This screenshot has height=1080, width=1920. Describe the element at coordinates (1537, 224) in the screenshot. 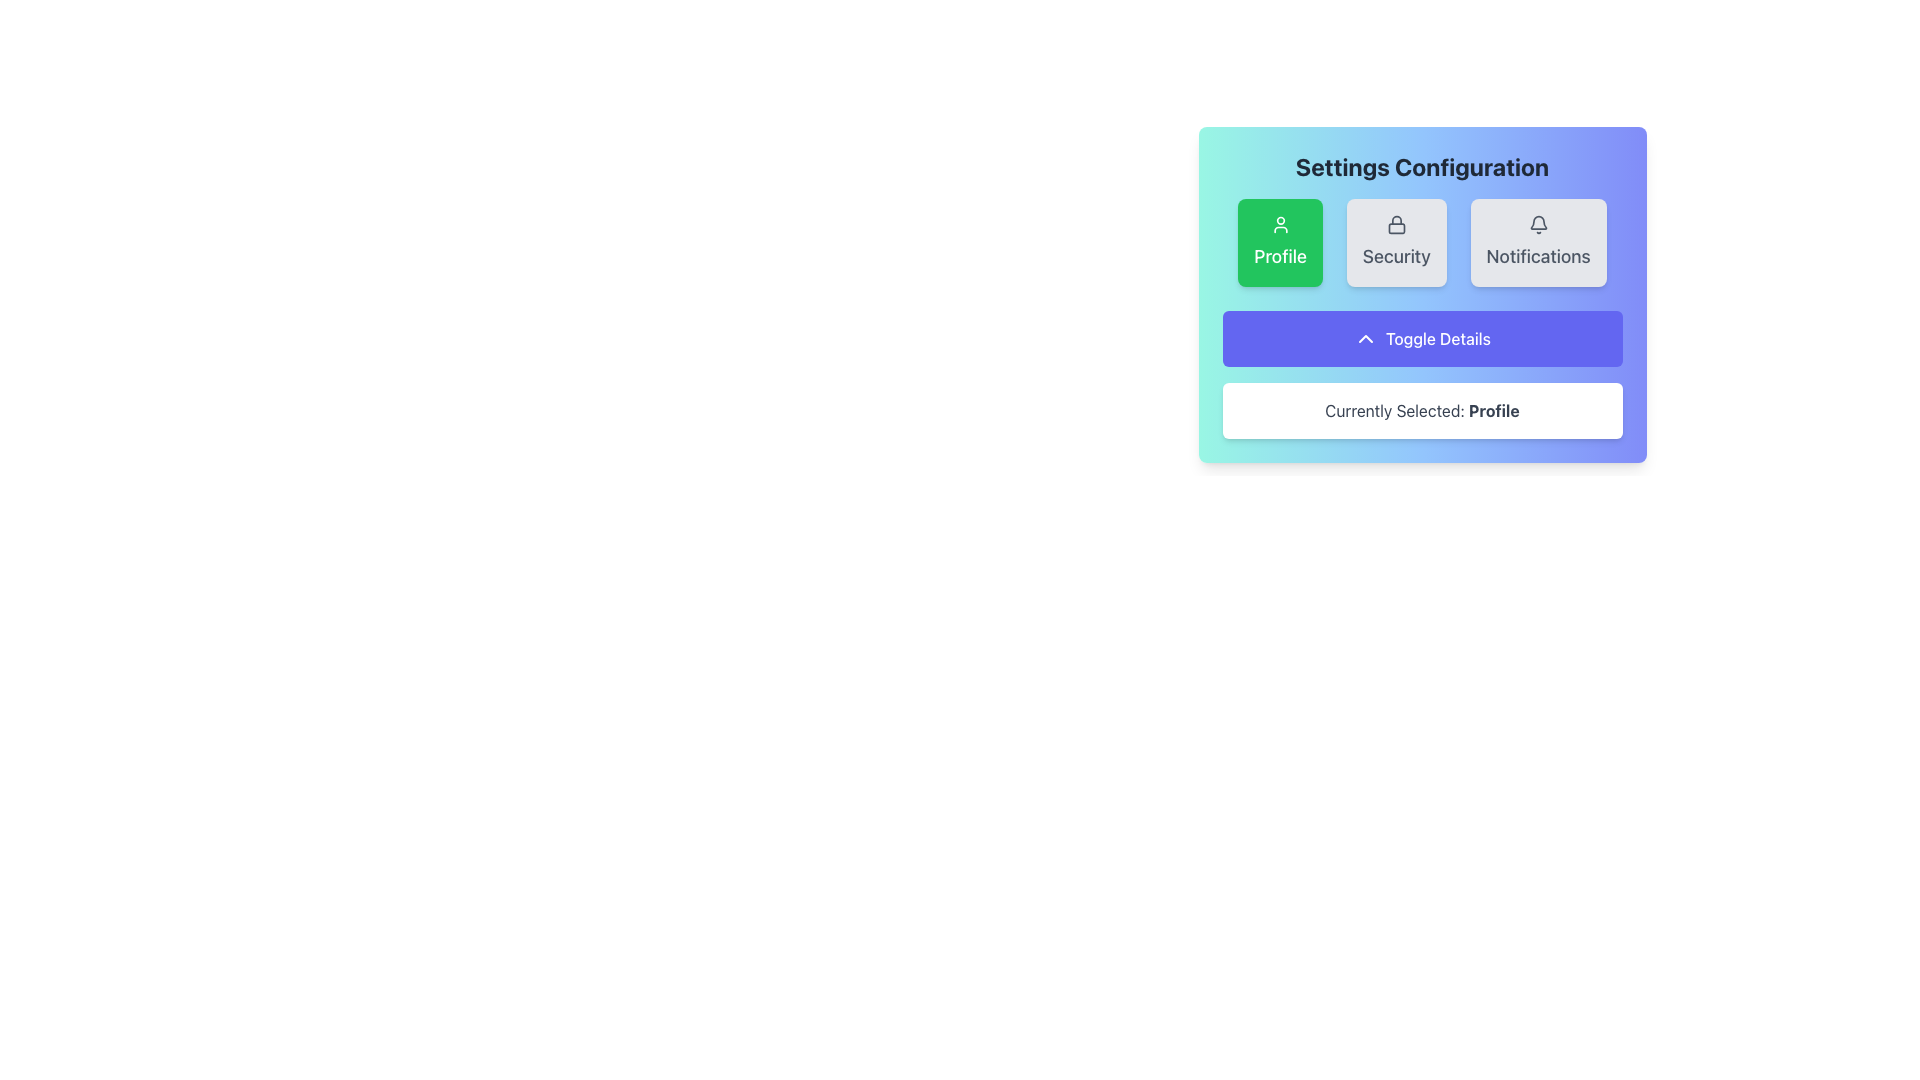

I see `the 'Notifications' icon located in the top-right corner of the configuration panel` at that location.